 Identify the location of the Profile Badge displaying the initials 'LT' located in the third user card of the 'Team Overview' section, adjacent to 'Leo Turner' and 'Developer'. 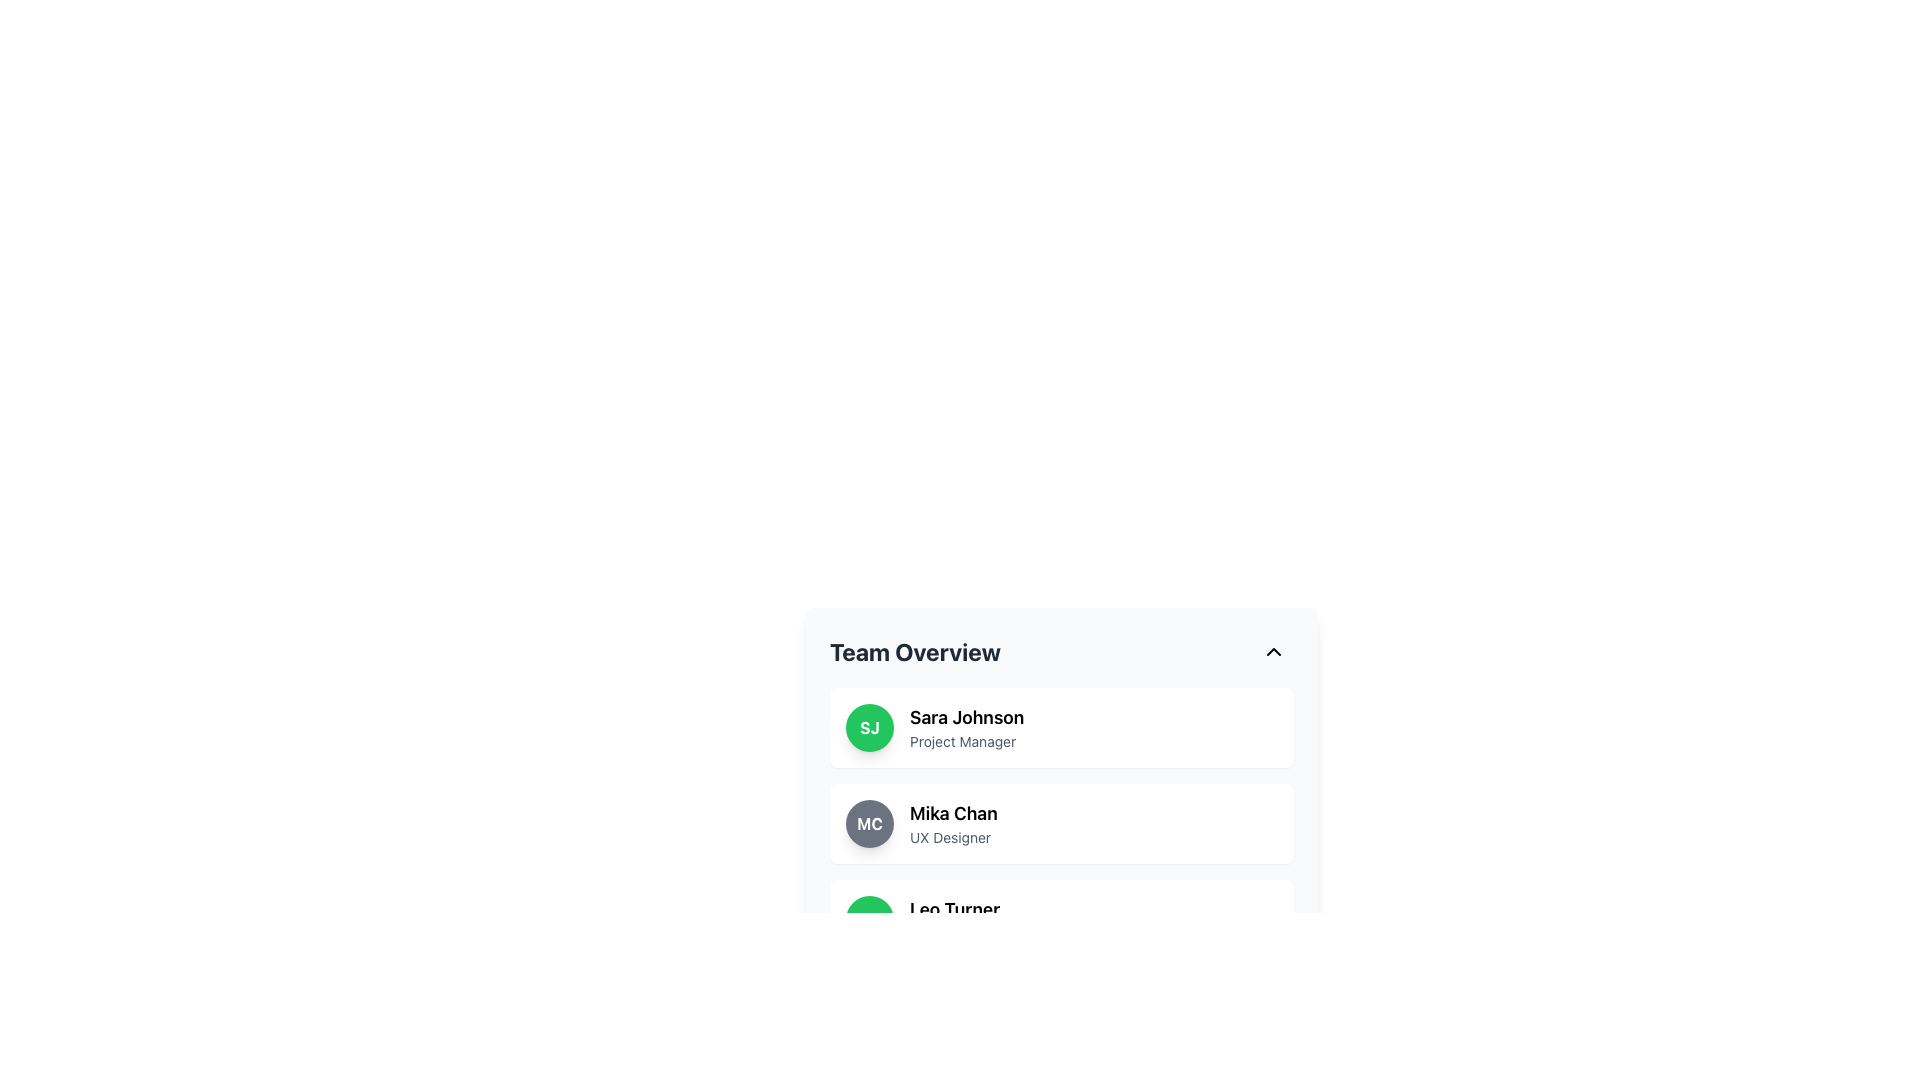
(869, 920).